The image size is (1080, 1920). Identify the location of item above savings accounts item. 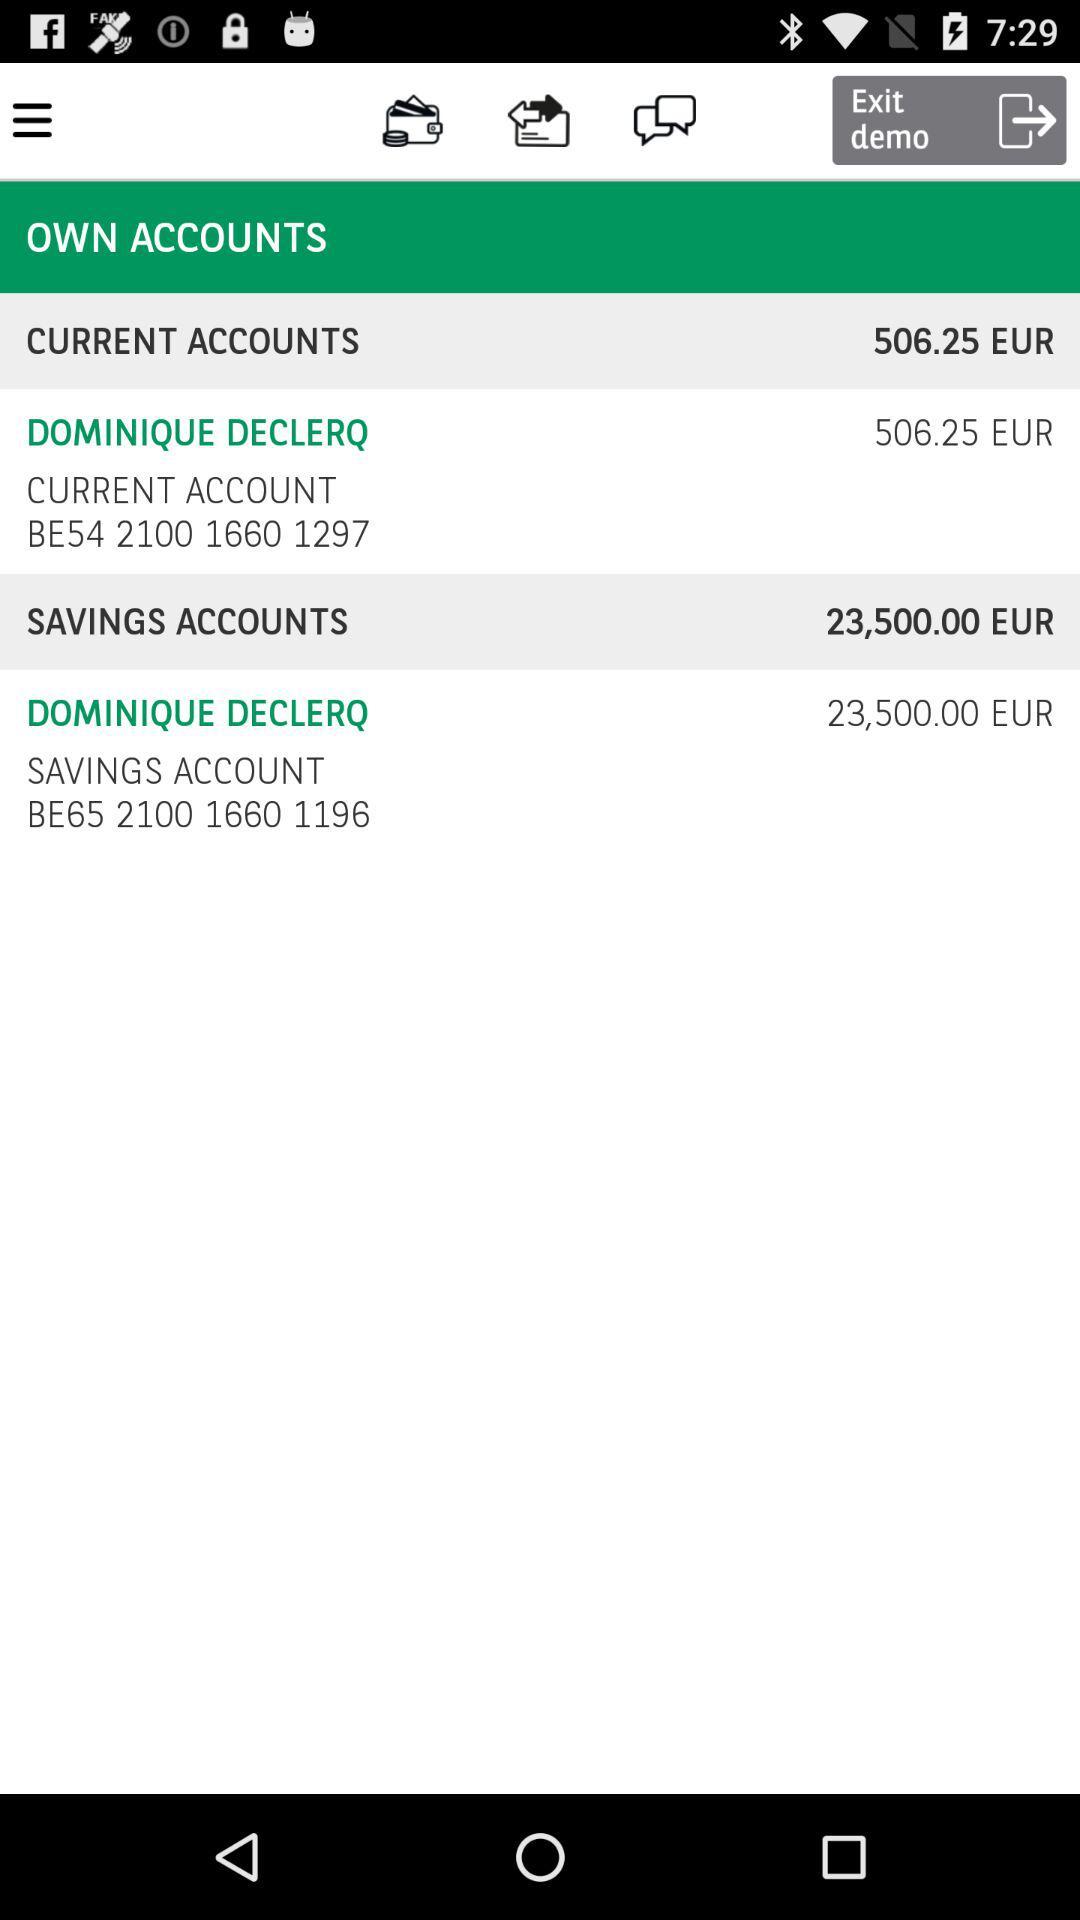
(203, 533).